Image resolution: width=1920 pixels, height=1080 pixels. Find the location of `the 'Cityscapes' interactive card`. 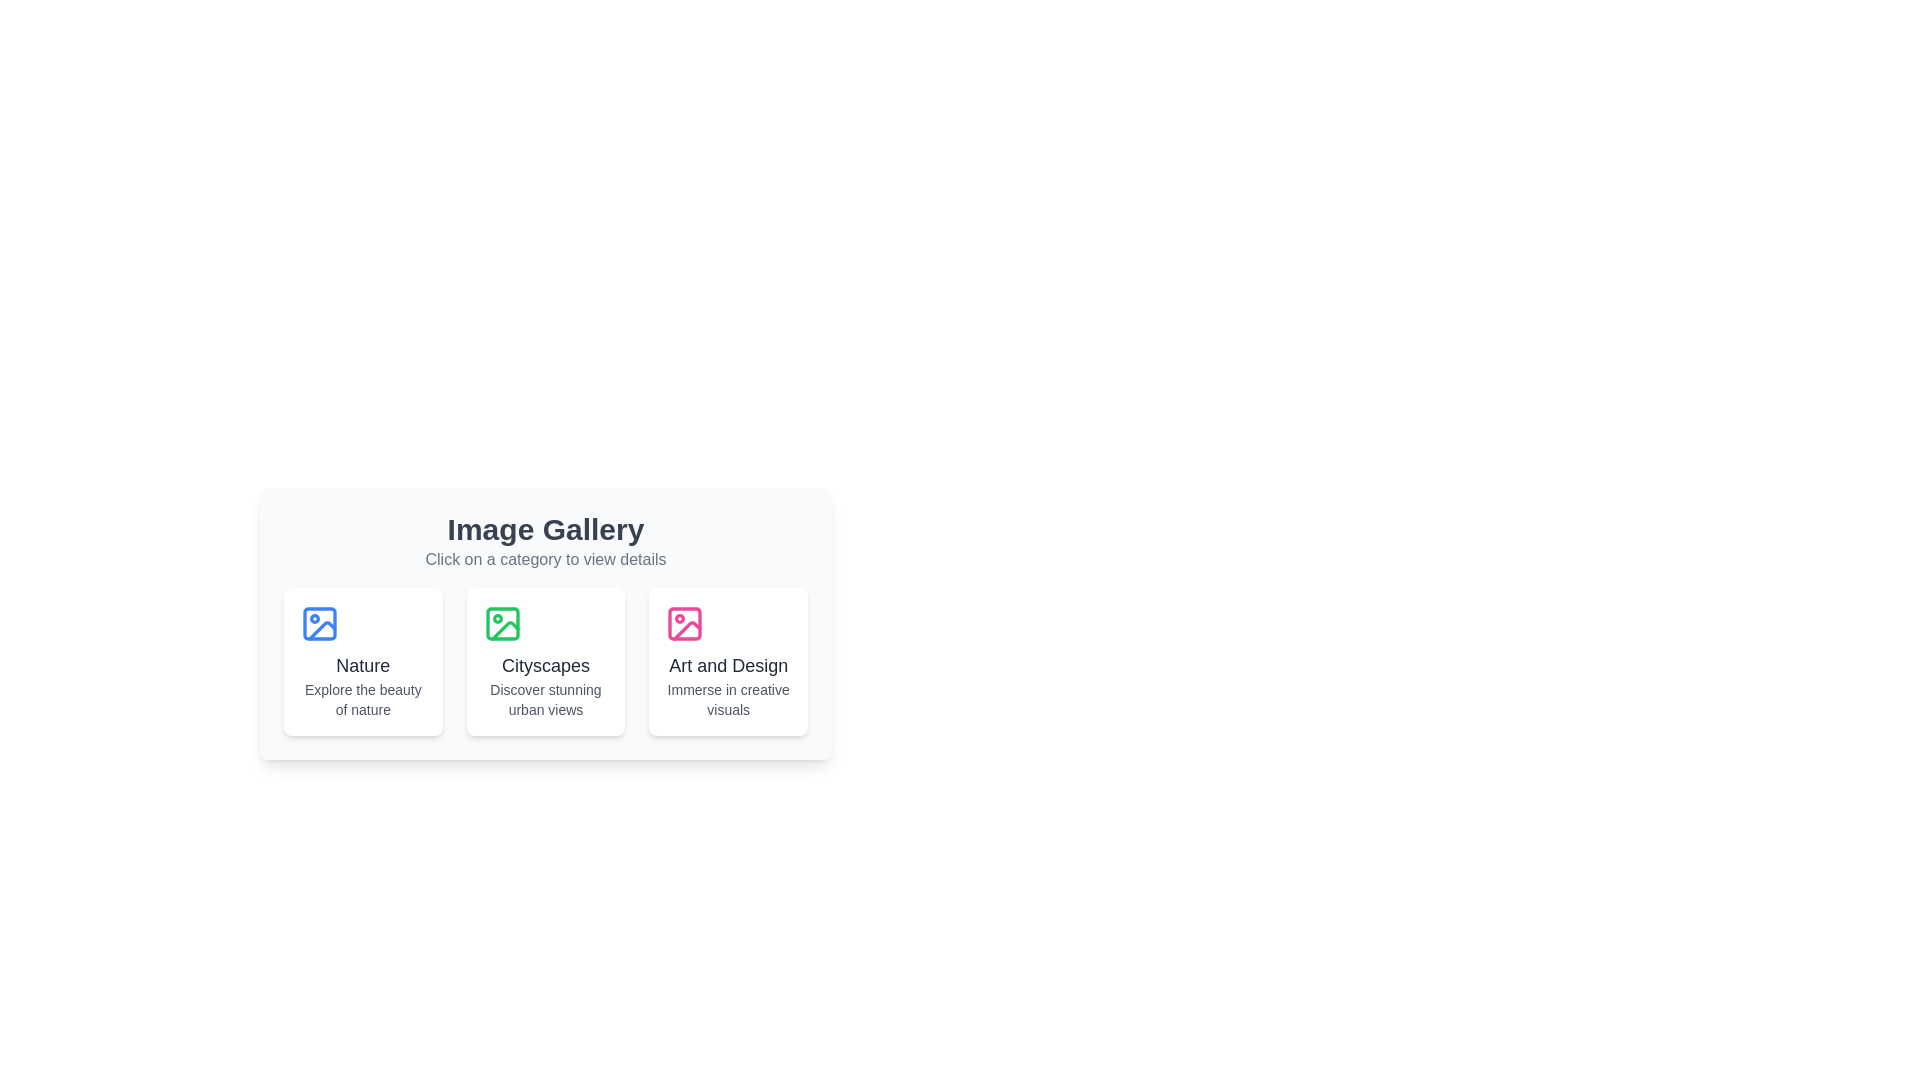

the 'Cityscapes' interactive card is located at coordinates (546, 623).